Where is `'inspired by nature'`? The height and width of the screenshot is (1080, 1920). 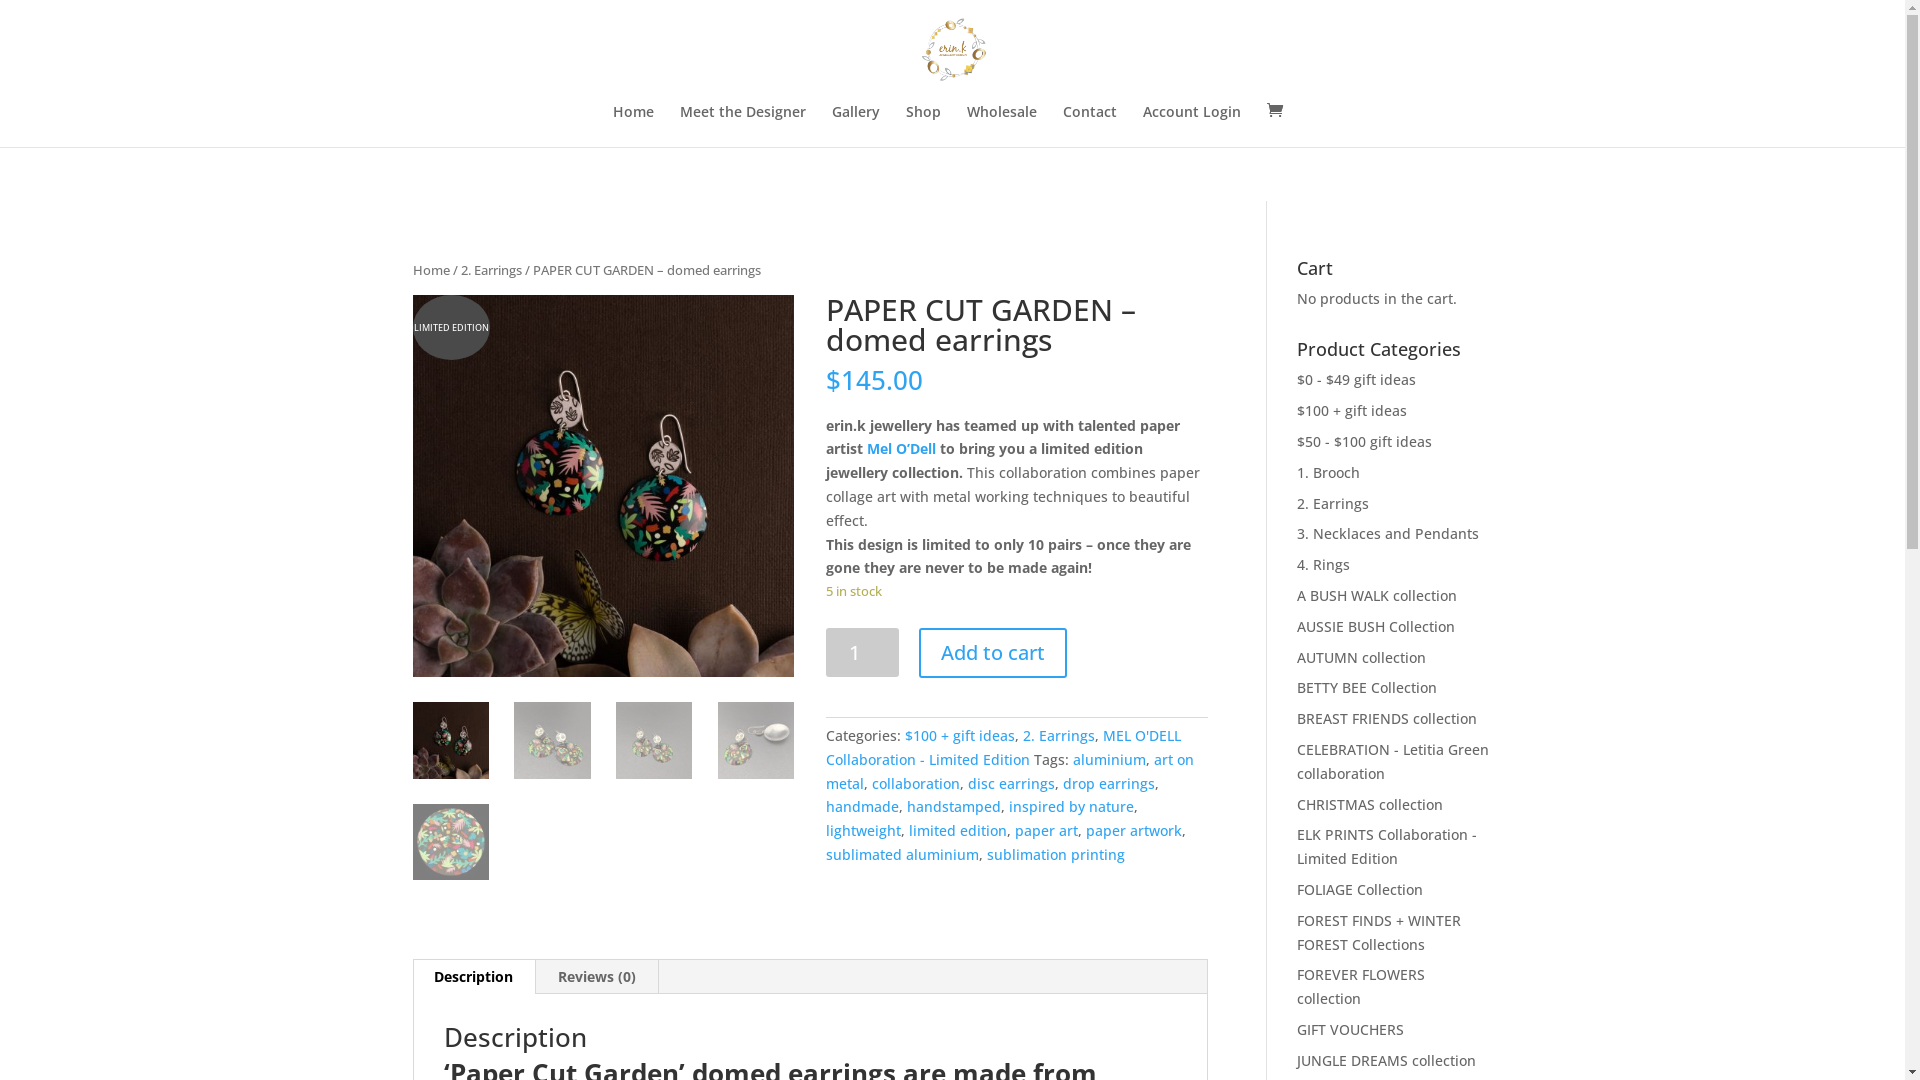
'inspired by nature' is located at coordinates (1070, 805).